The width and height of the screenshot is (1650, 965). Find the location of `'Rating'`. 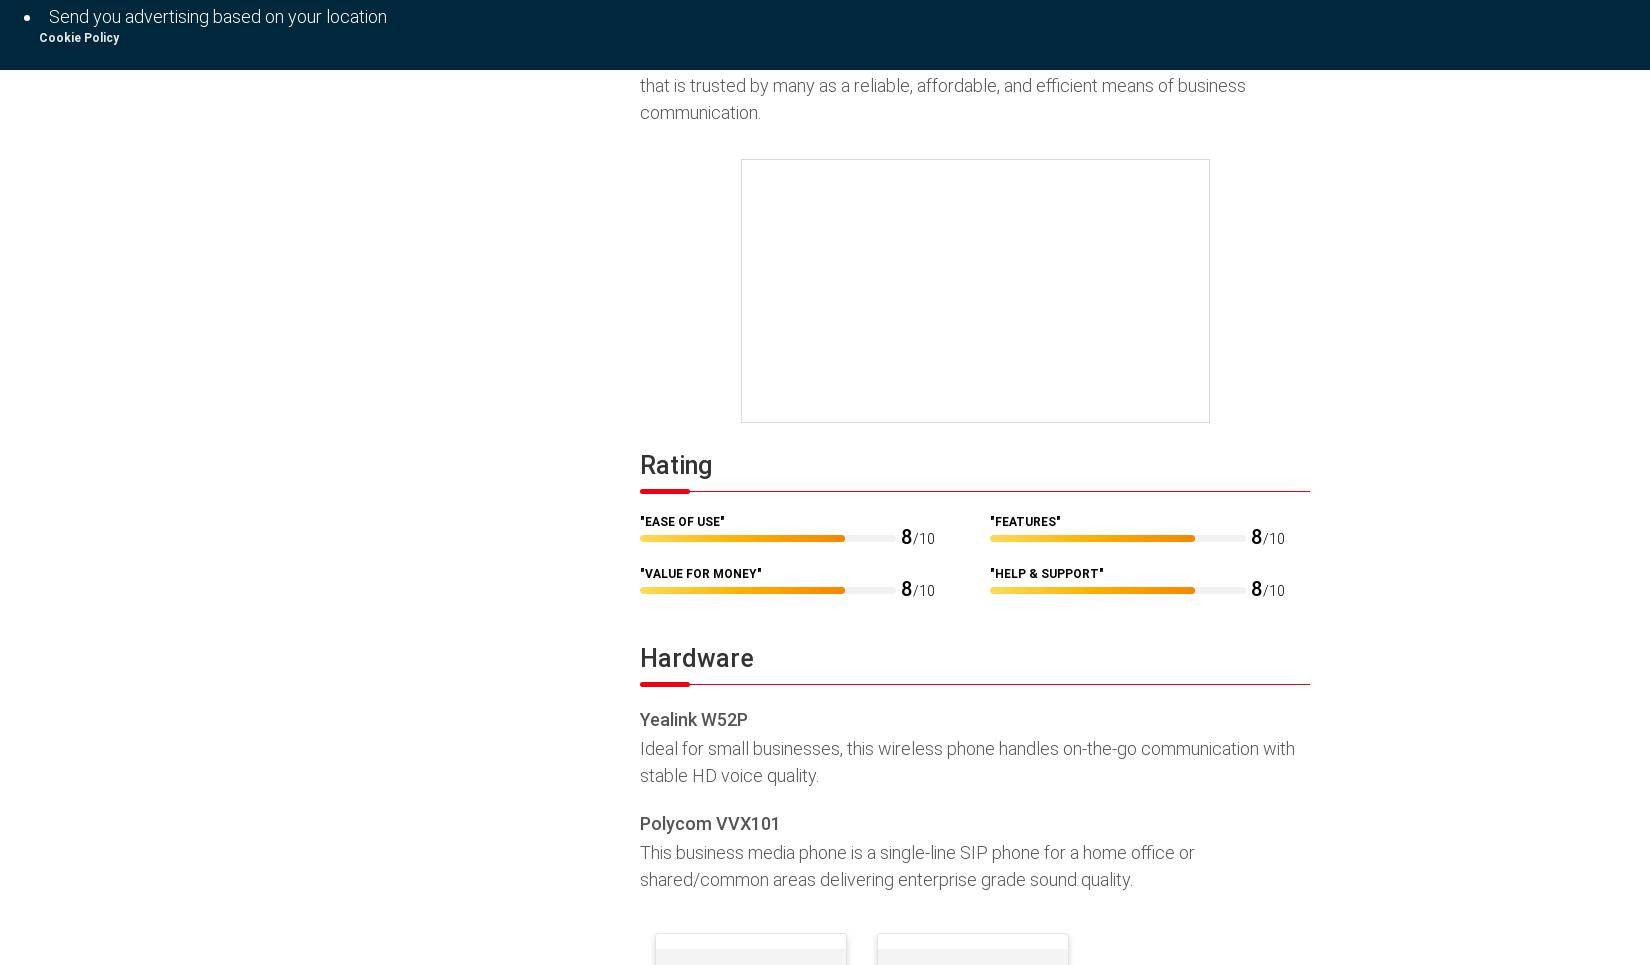

'Rating' is located at coordinates (675, 464).